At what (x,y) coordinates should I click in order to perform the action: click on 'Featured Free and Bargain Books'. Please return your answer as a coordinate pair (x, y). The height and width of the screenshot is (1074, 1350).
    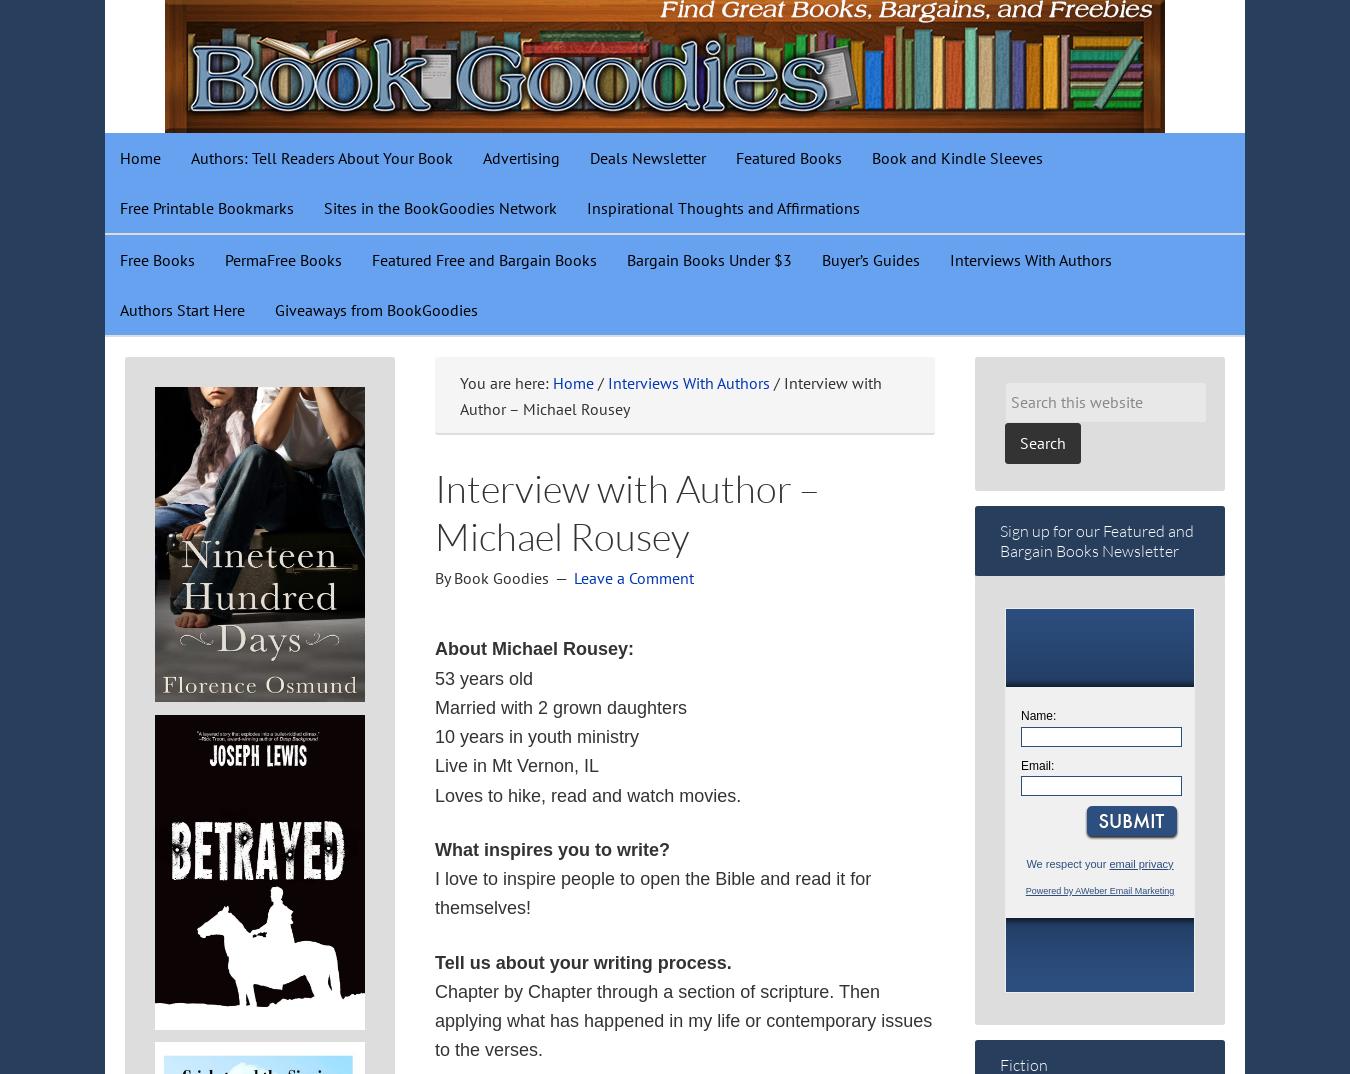
    Looking at the image, I should click on (483, 259).